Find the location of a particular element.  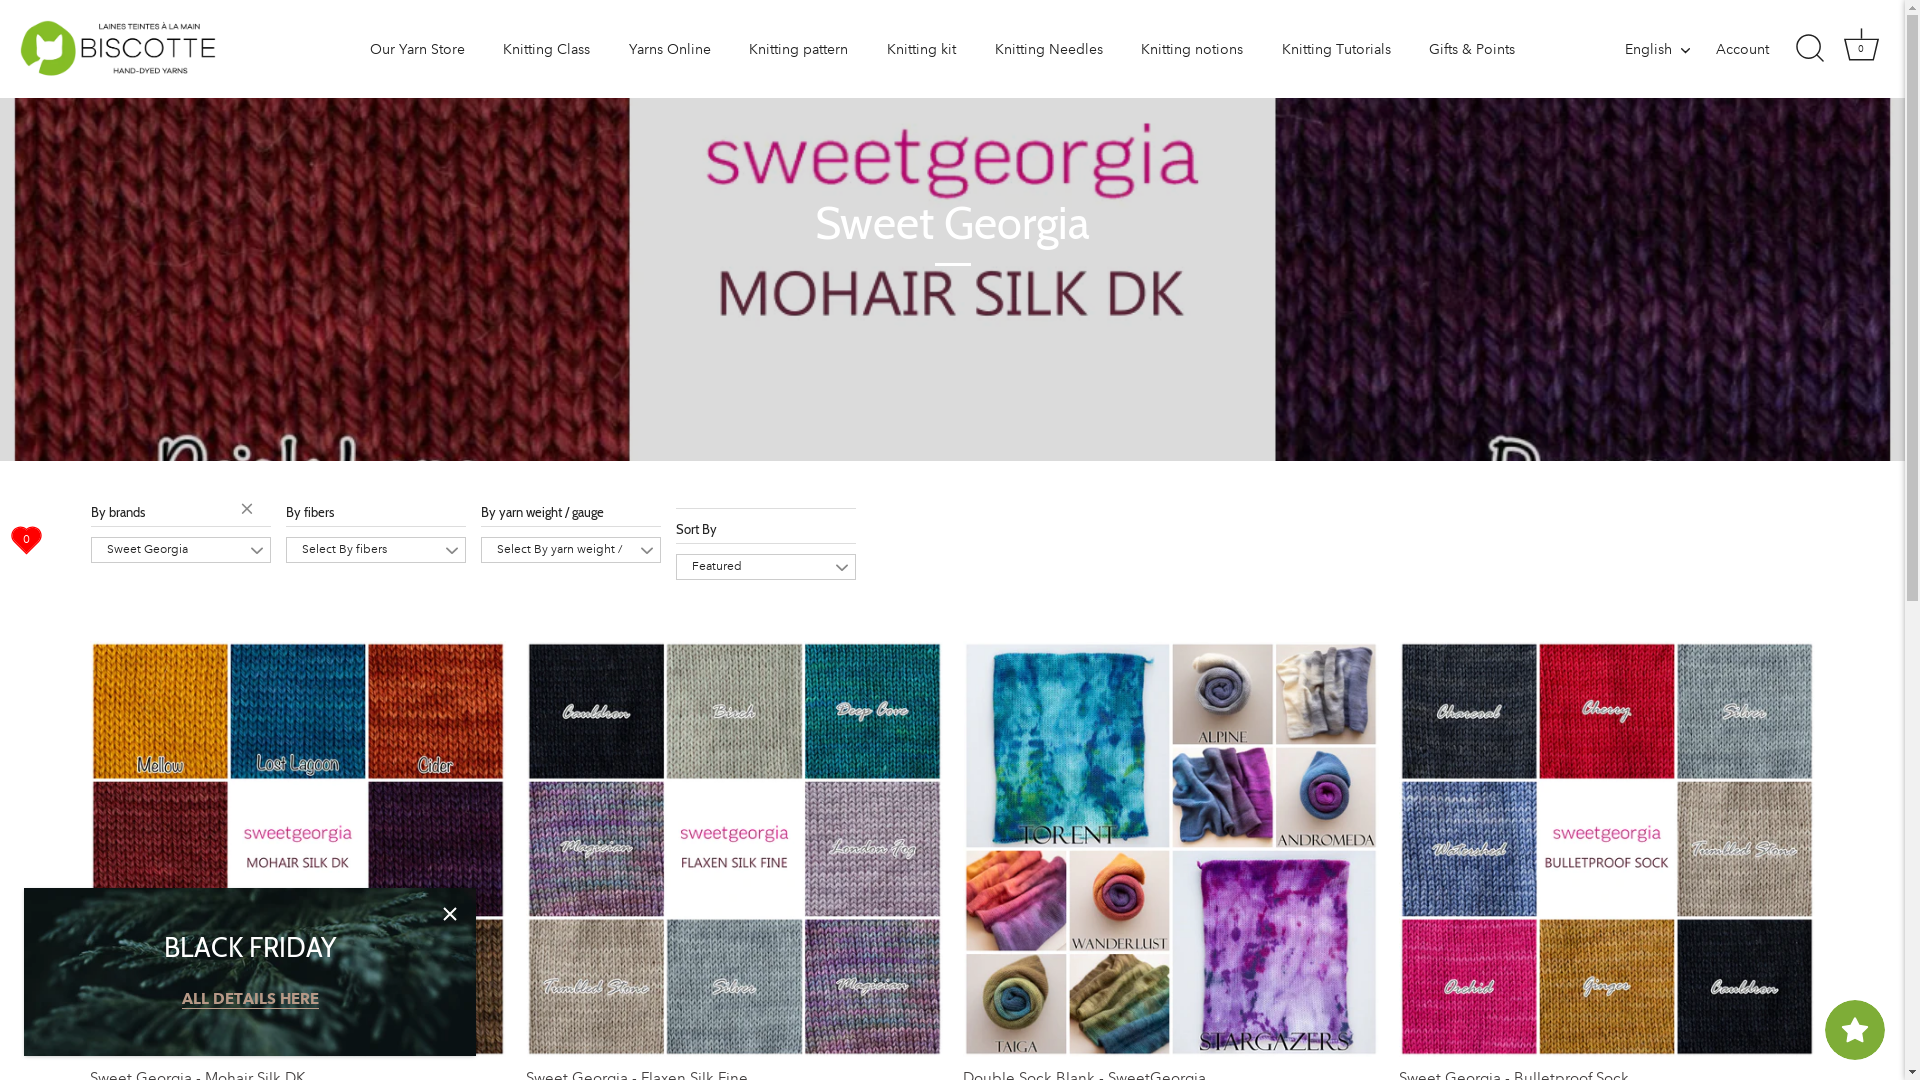

'clear' is located at coordinates (240, 511).